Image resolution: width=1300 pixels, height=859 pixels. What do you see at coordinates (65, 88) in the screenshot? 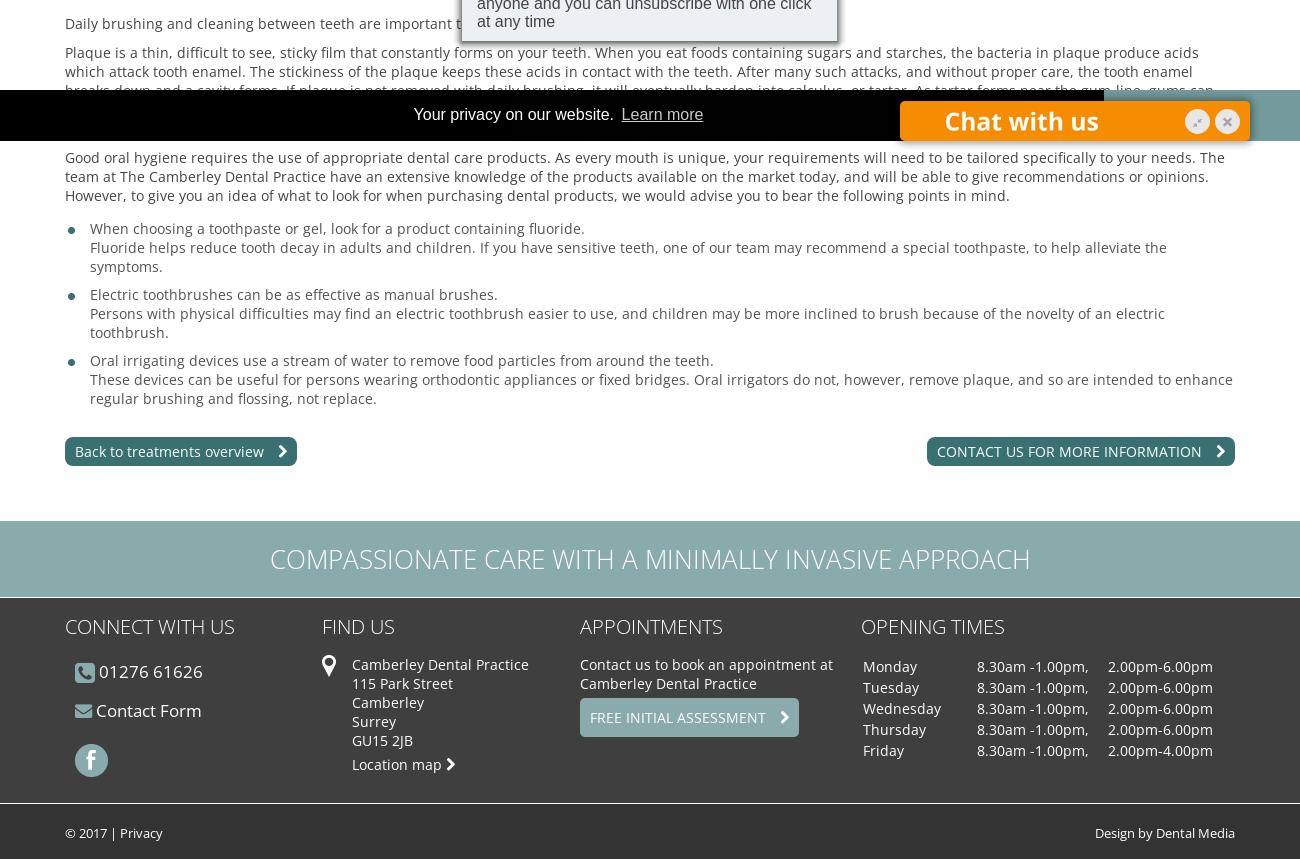
I see `'Plaque is a thin, difficult to see, sticky film that constantly   forms on your teeth. When you eat foods containing sugars and starches,   the bacteria in plaque produce acids which attack tooth enamel. The   stickiness of the plaque keeps these acids in contact with the teeth.   After many such attacks, and without proper care, the tooth enamel   breaks down and a cavity forms.  If plaque is not removed with daily   brushing, it will eventually harden into calculus, or tartar. As tartar   forms near the gum-line, gums can become irritated and inflamed. They can   become swollen and may bleed occasionally, often whilst brushing. The   gums begin to pull away from the teeth and form pockets that become   infected. If this gum disease is not treated properly, the bone   supporting the teeth is destroyed, and sound teeth may be needlessly   lost.'` at bounding box center [65, 88].